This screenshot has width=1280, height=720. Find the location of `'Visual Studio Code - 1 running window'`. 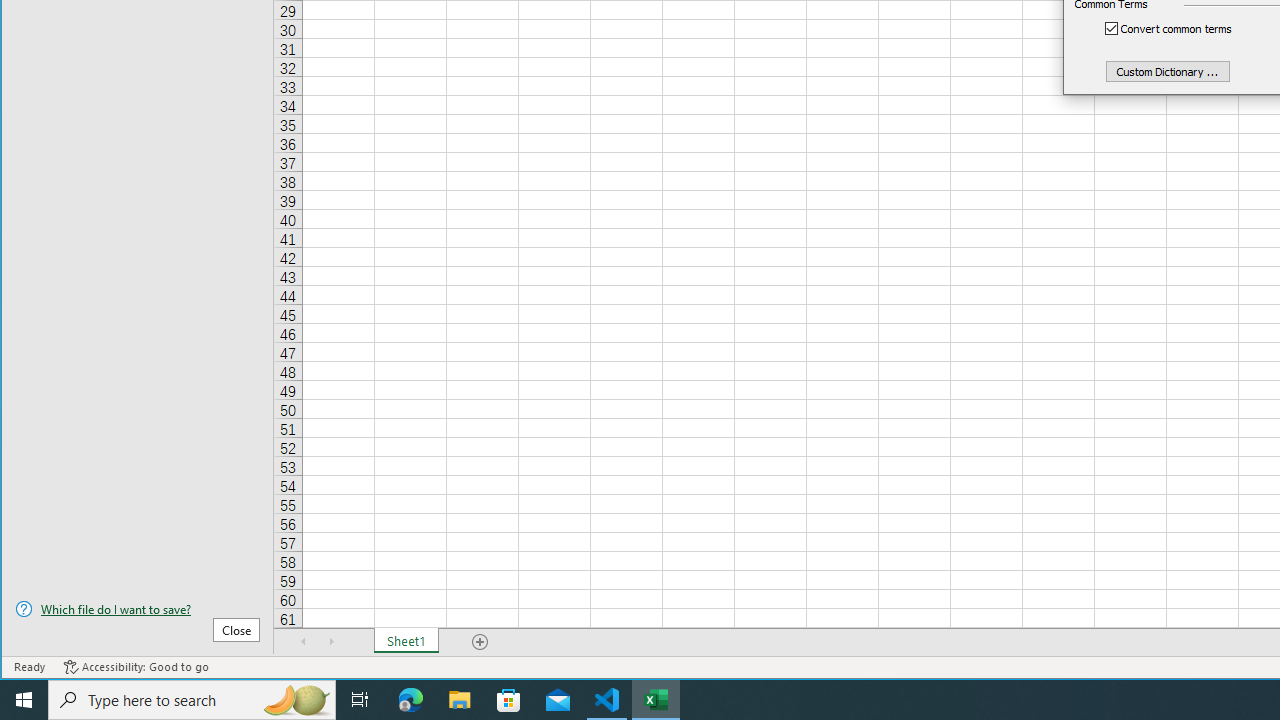

'Visual Studio Code - 1 running window' is located at coordinates (606, 698).